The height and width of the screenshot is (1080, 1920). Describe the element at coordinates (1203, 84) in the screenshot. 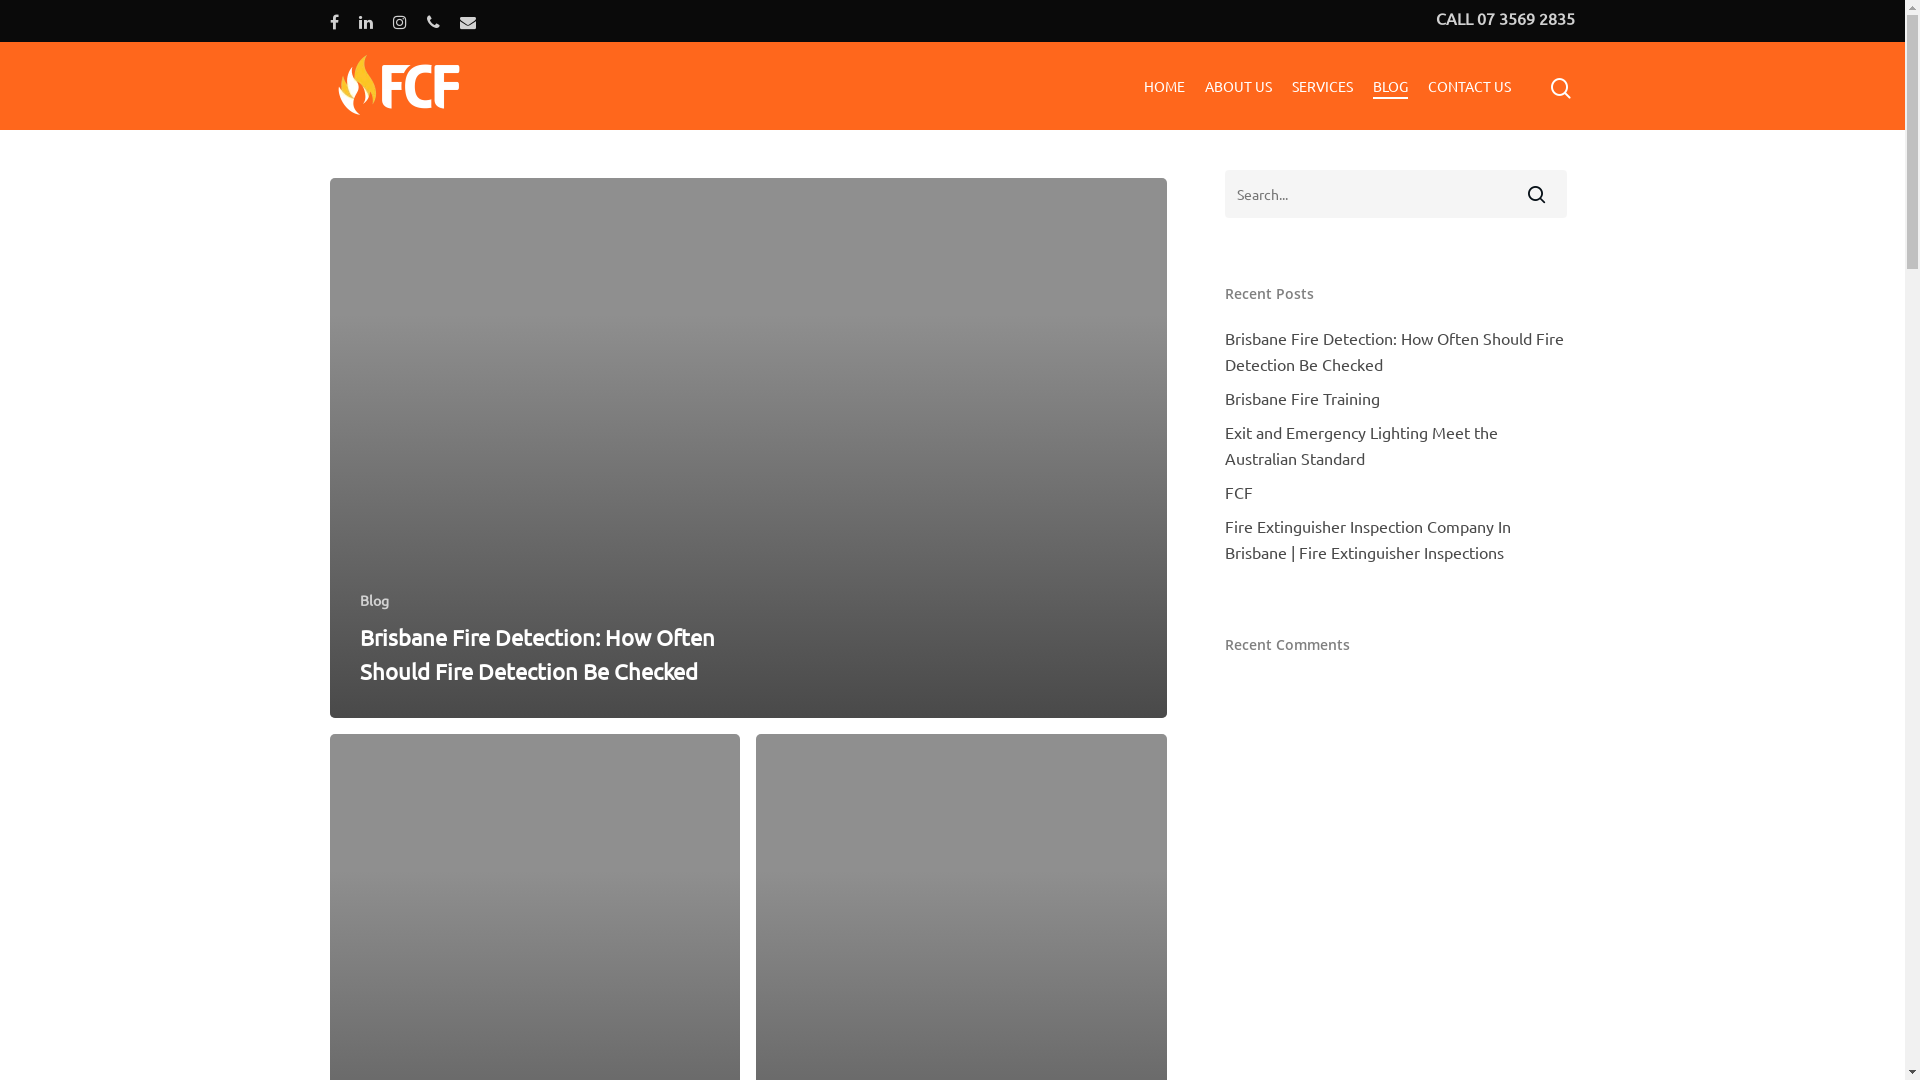

I see `'ABOUT US'` at that location.